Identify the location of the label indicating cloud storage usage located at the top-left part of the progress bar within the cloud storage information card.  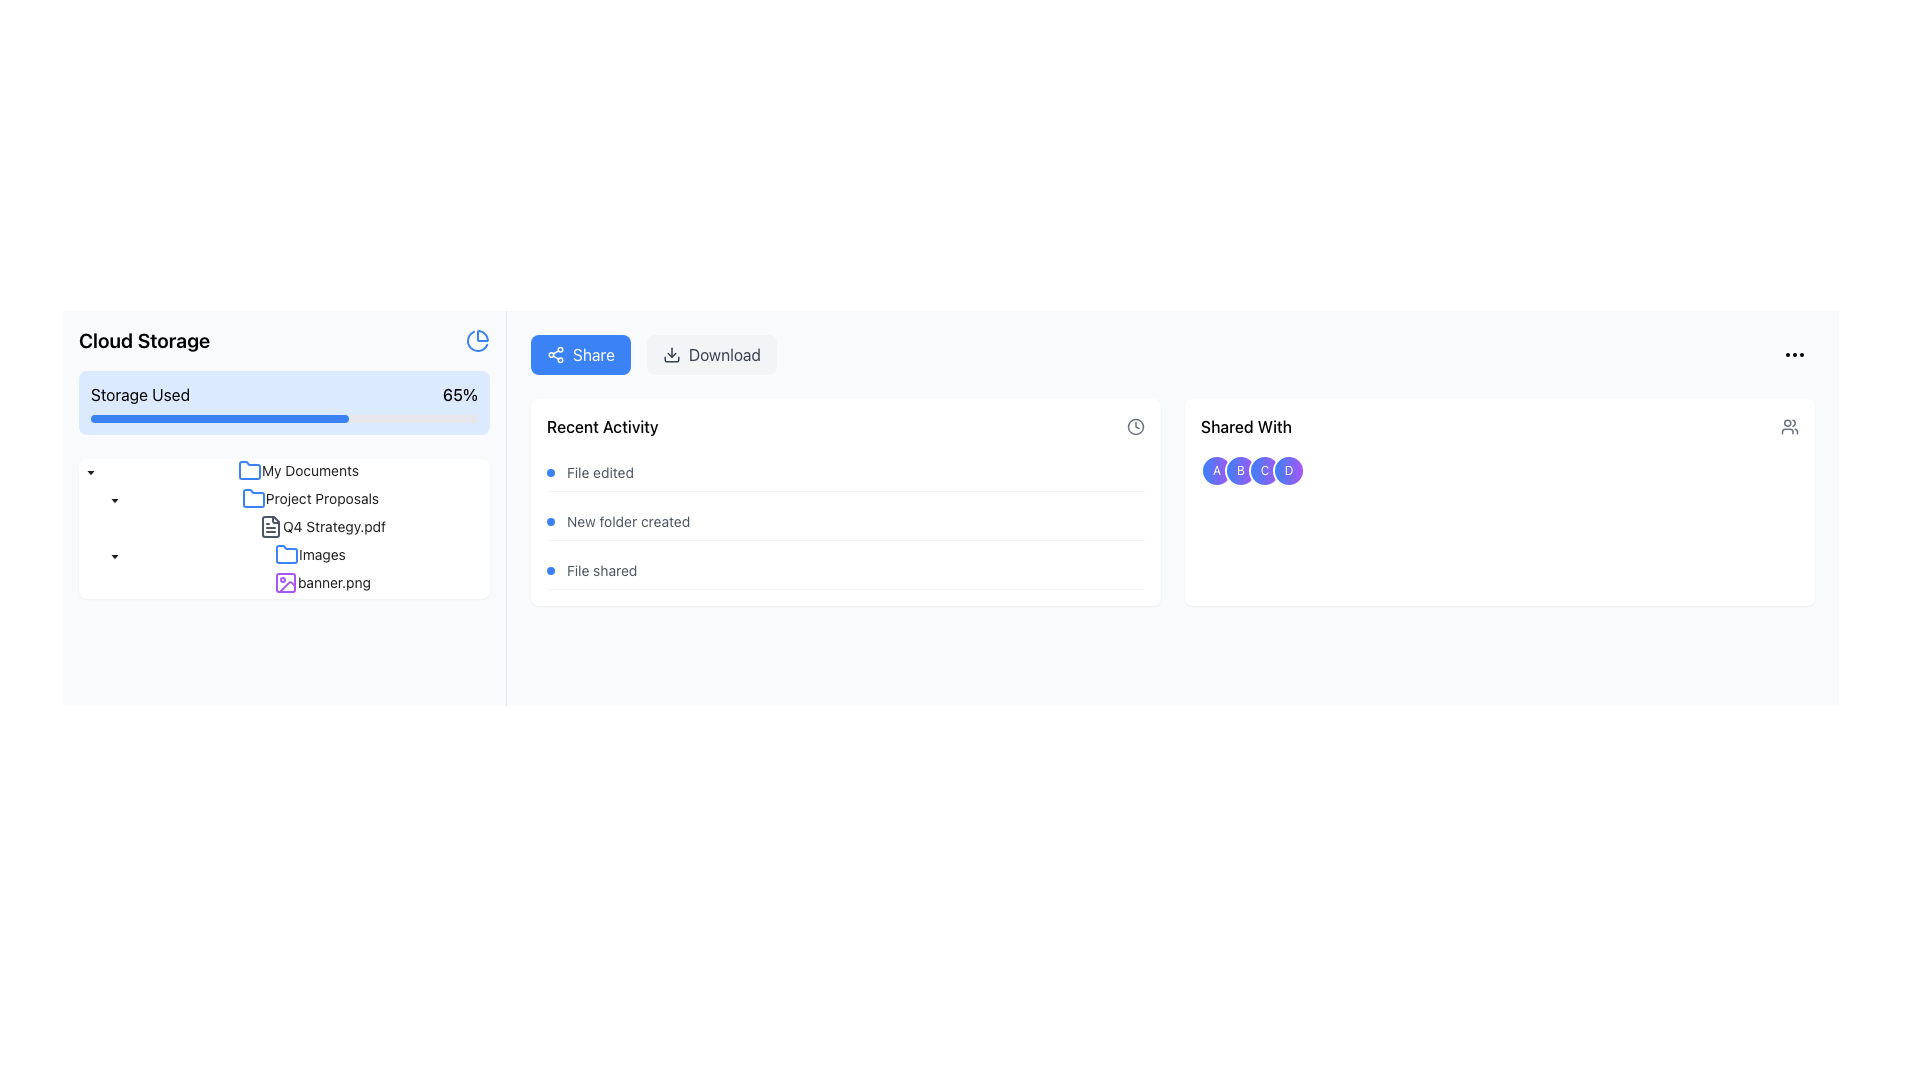
(139, 394).